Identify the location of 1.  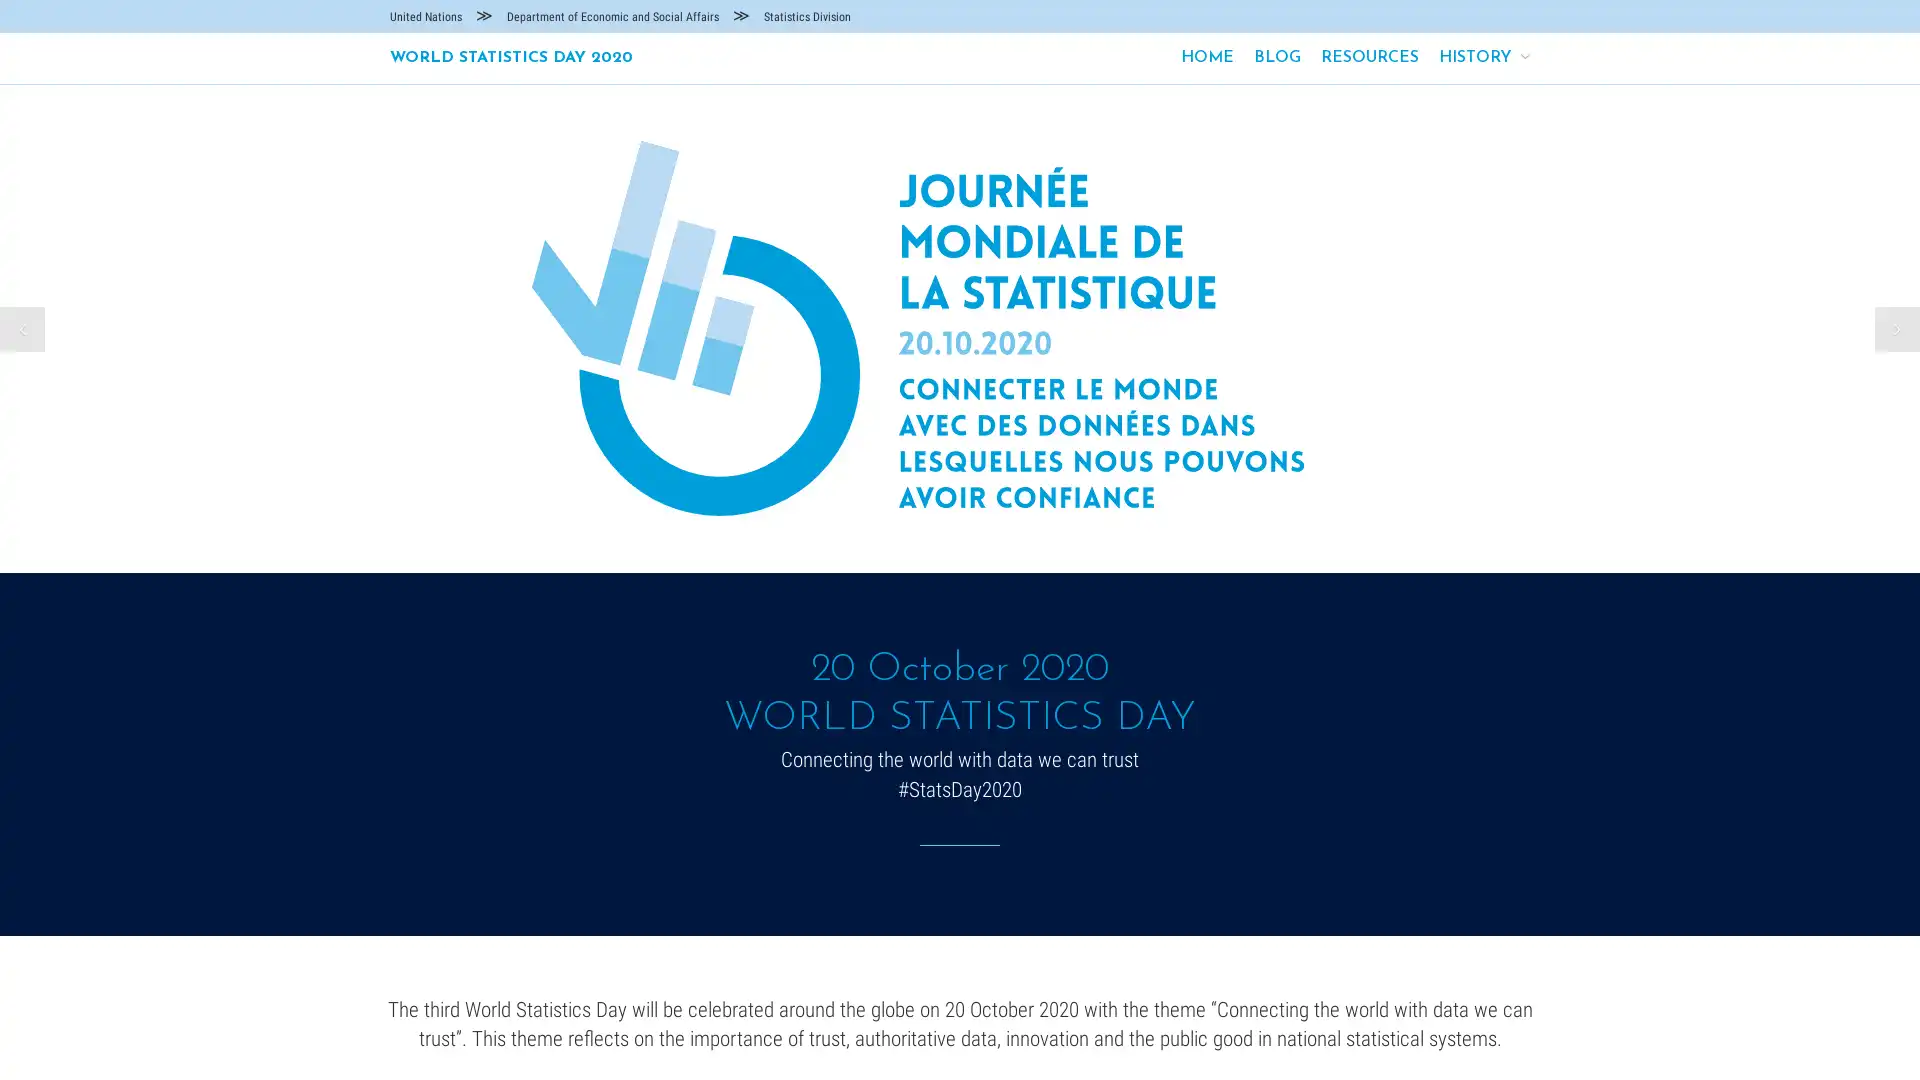
(904, 534).